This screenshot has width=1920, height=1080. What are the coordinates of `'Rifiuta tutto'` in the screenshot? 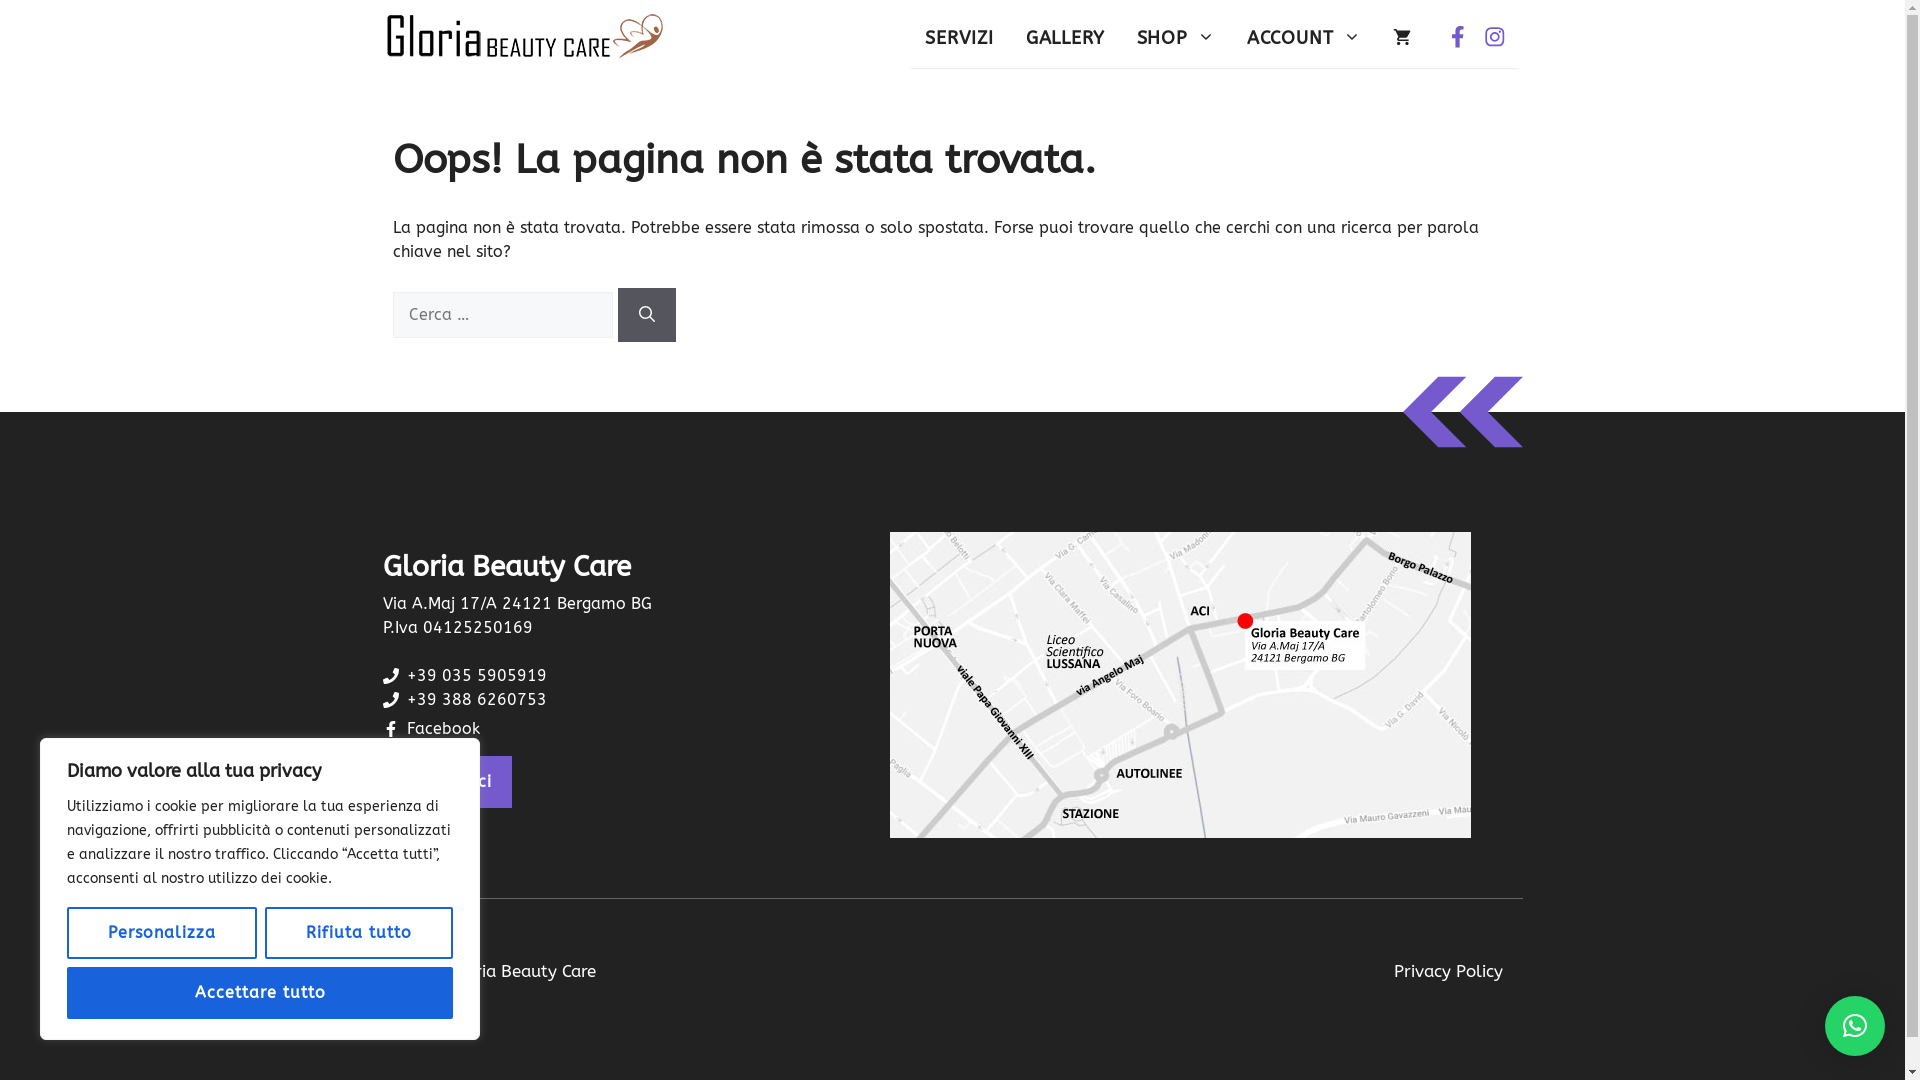 It's located at (263, 933).